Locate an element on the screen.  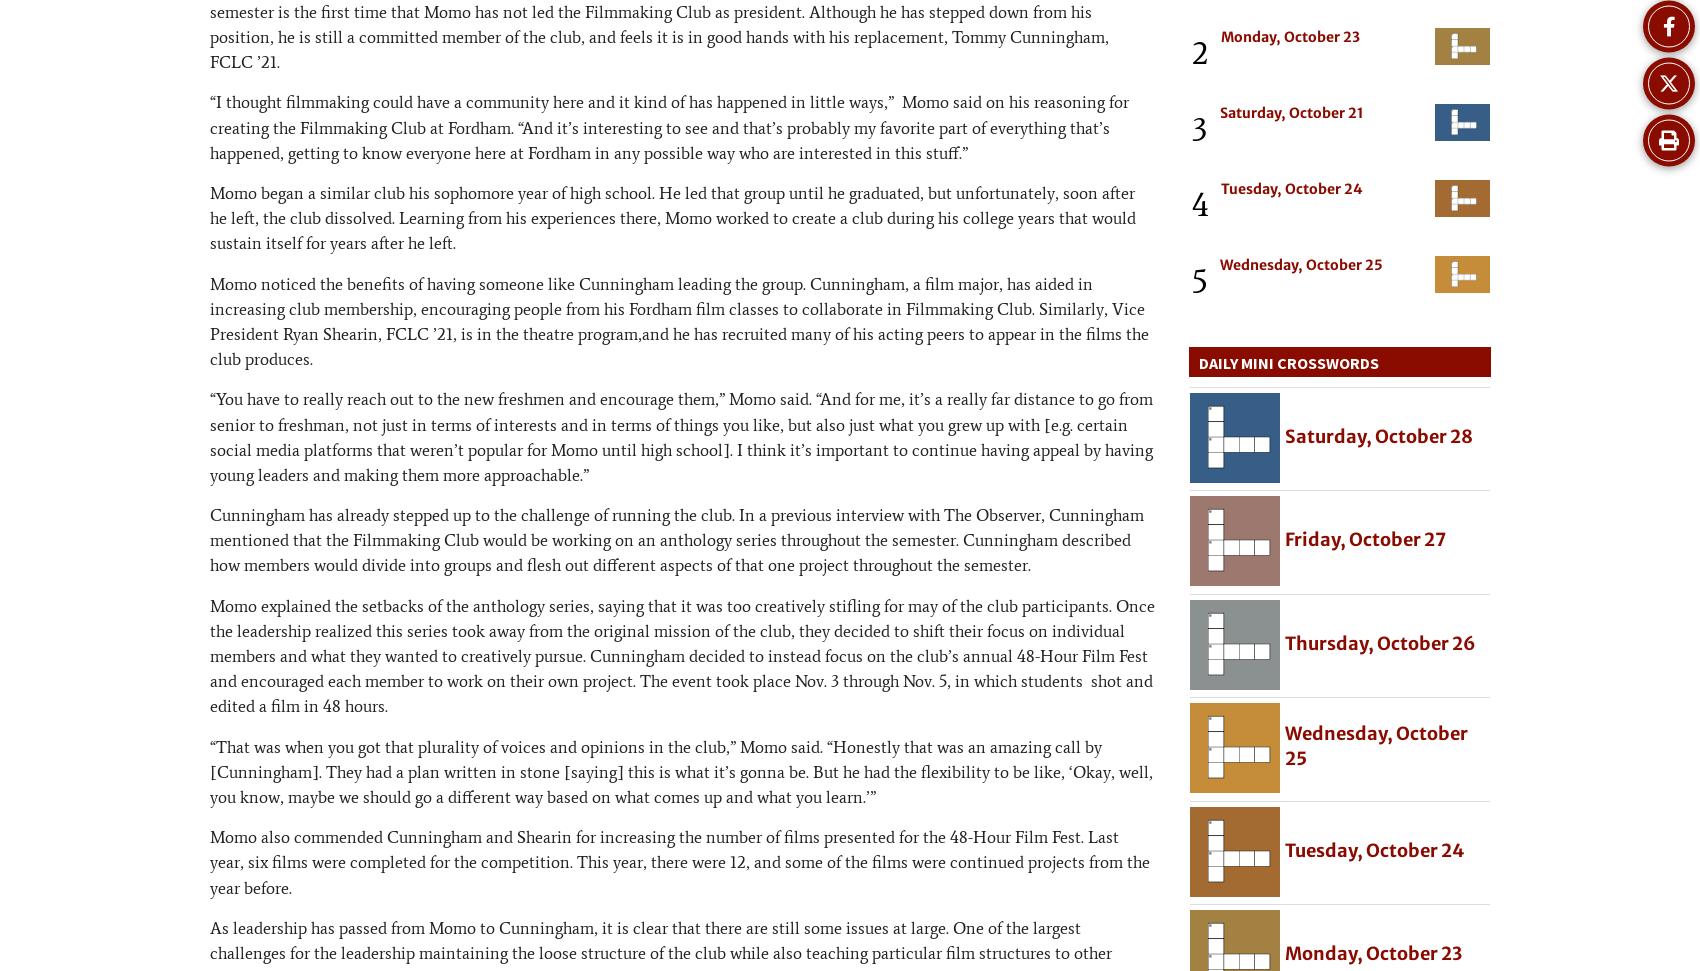
'2' is located at coordinates (1199, 52).